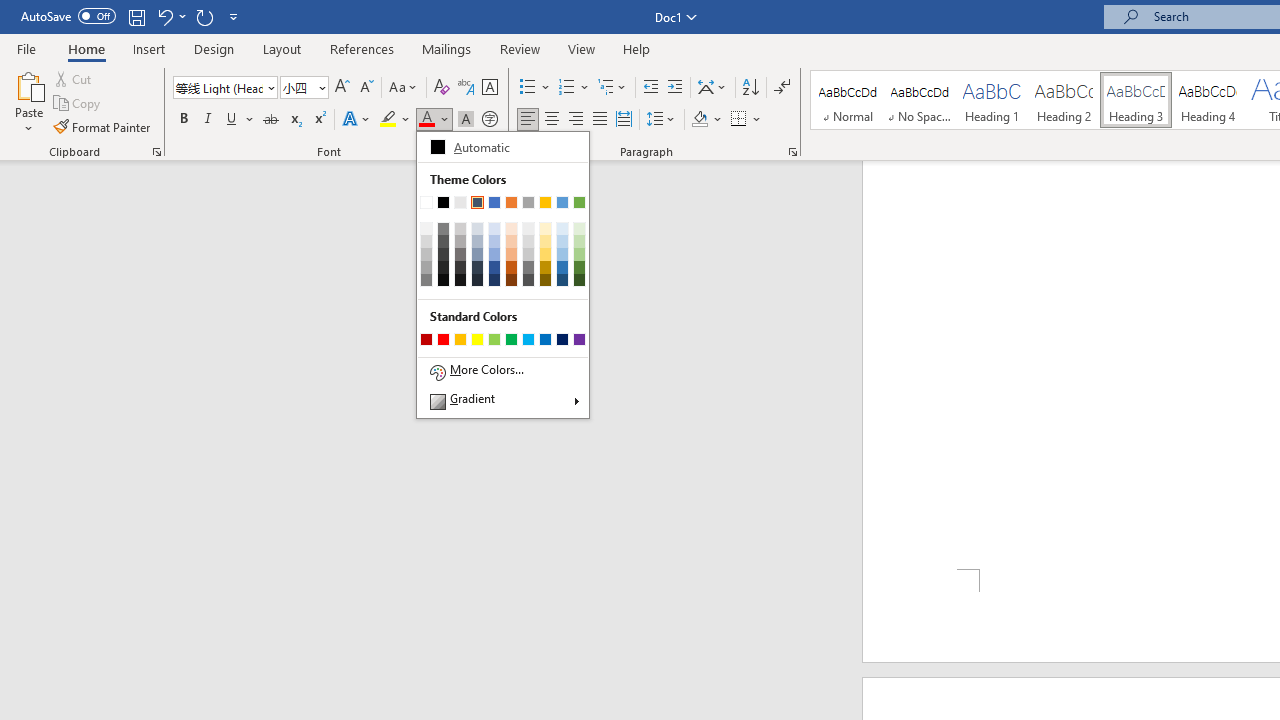 This screenshot has height=720, width=1280. I want to click on 'Numbering', so click(566, 86).